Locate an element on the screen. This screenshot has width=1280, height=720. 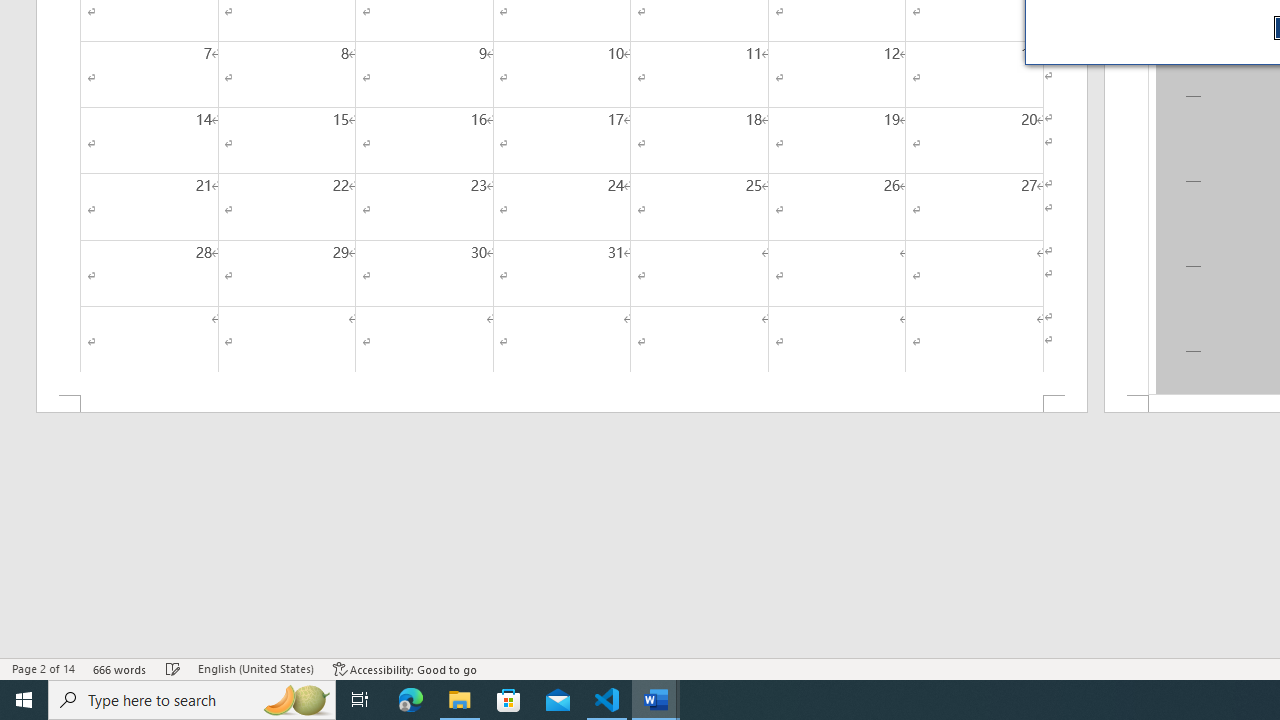
'Spelling and Grammar Check Checking' is located at coordinates (173, 669).